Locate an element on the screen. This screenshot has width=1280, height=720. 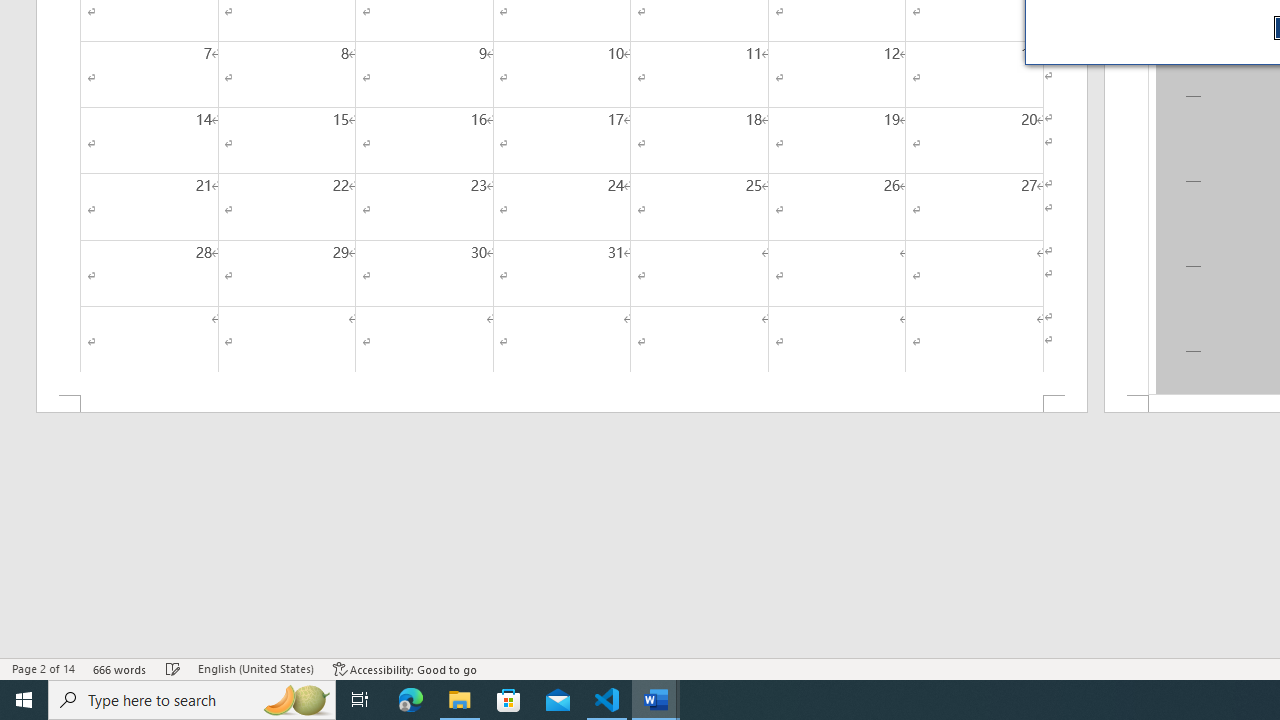
'Spelling and Grammar Check Checking' is located at coordinates (173, 669).